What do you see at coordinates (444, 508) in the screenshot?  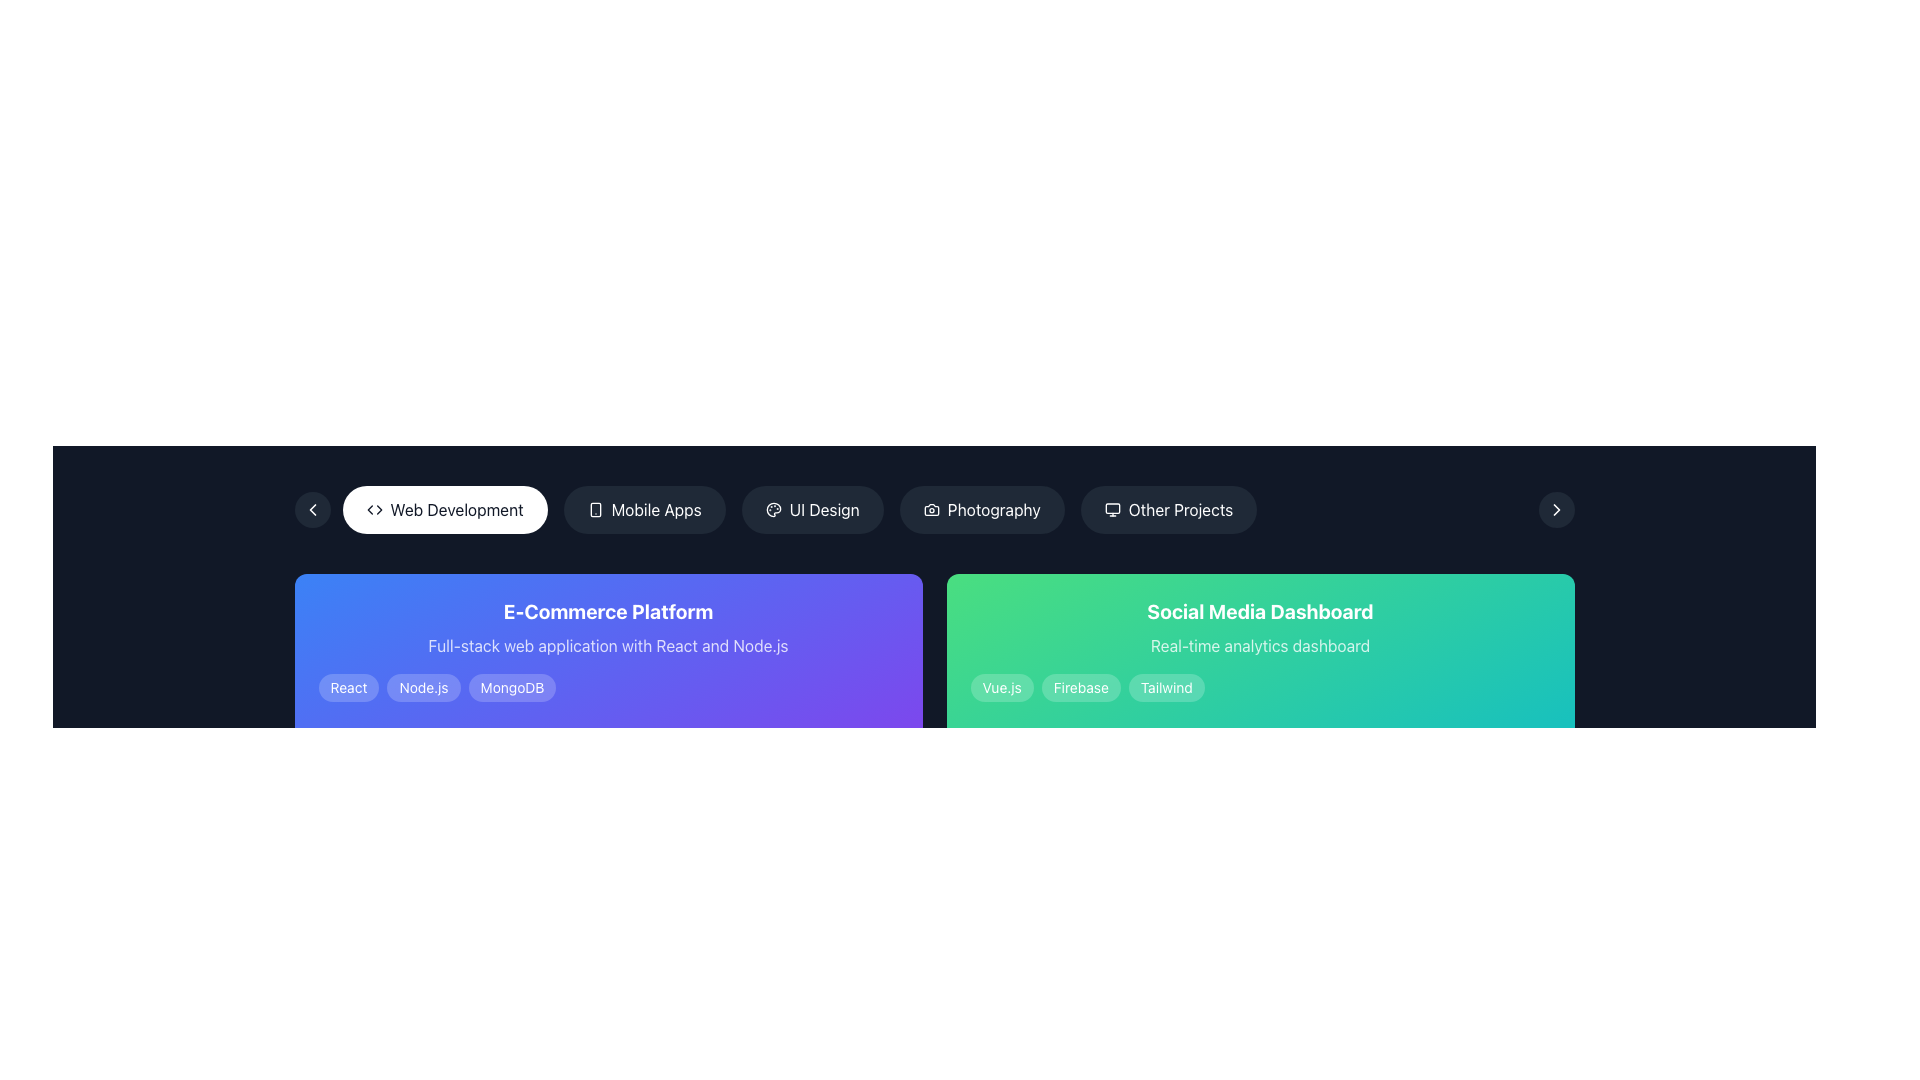 I see `the 'Web Development' button, which is styled with a white background and rounded corners` at bounding box center [444, 508].